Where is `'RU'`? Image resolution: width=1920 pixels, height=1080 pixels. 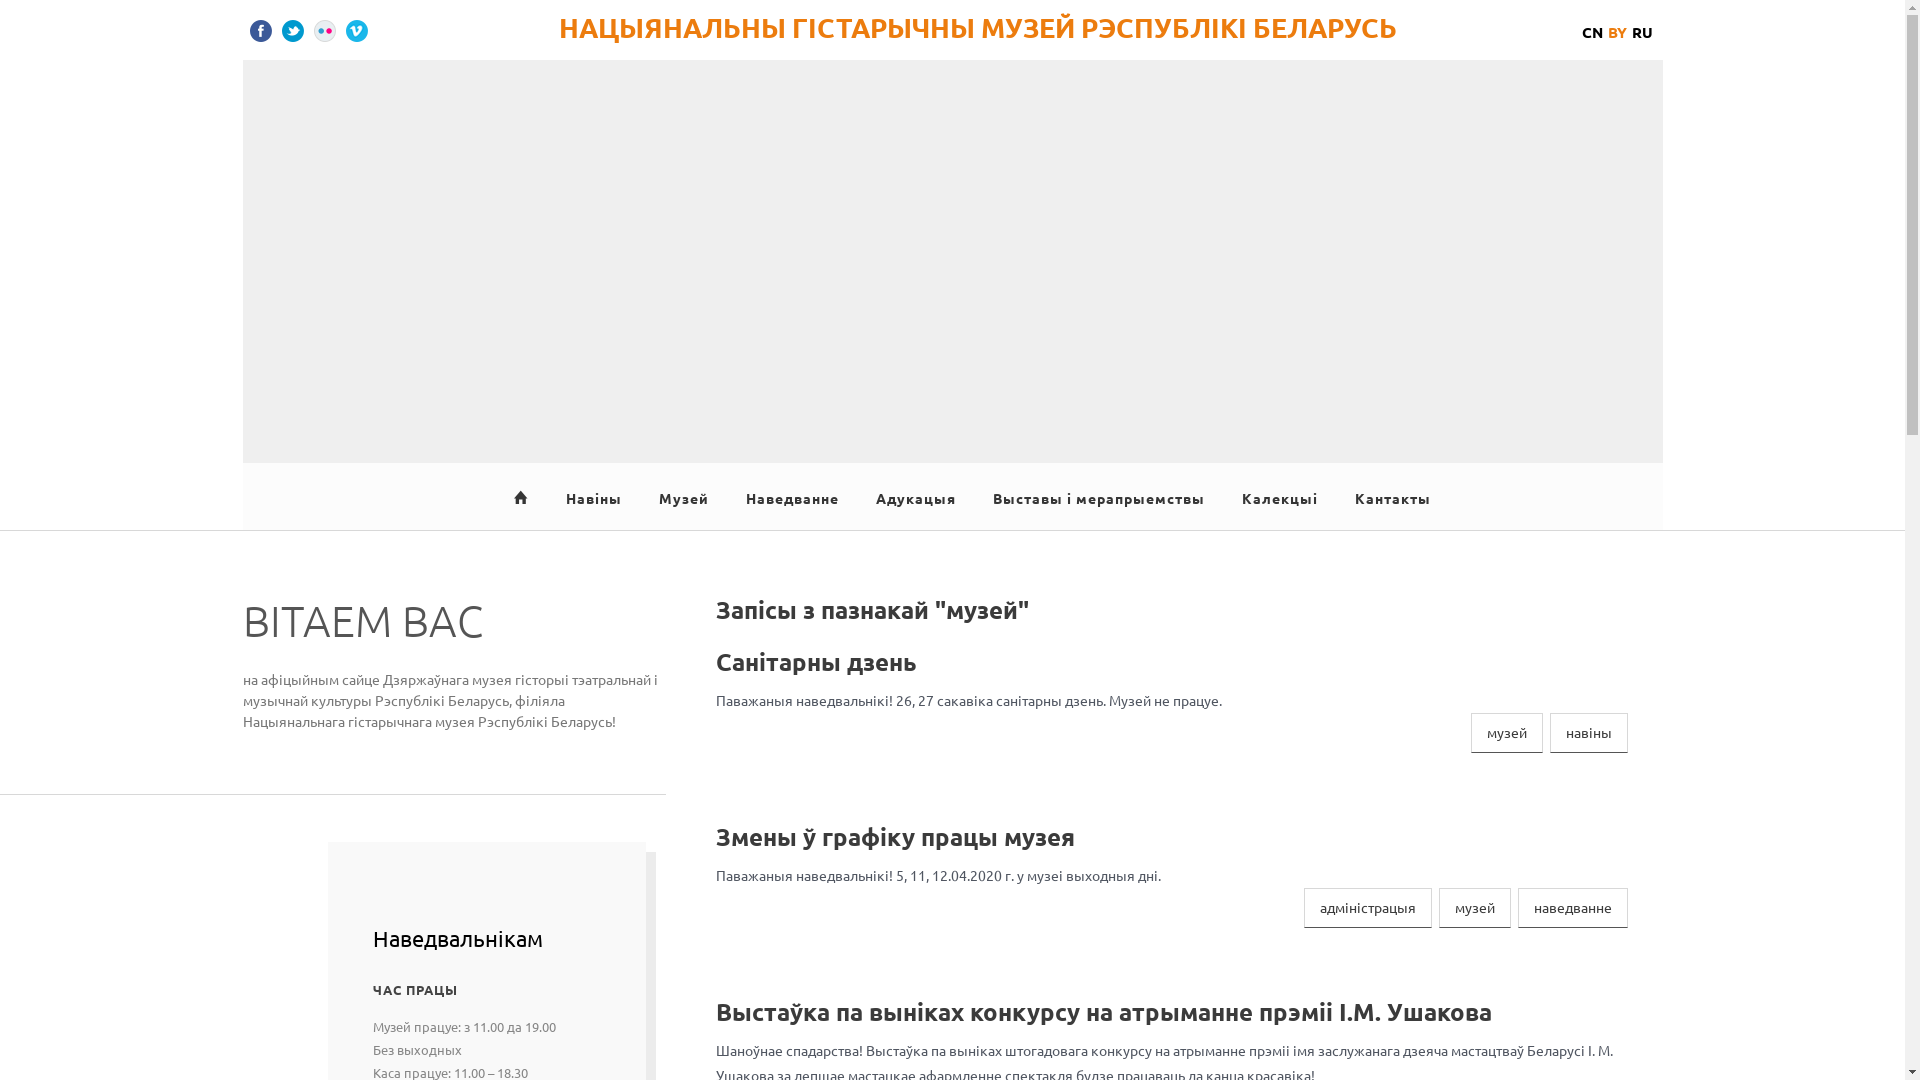 'RU' is located at coordinates (1642, 31).